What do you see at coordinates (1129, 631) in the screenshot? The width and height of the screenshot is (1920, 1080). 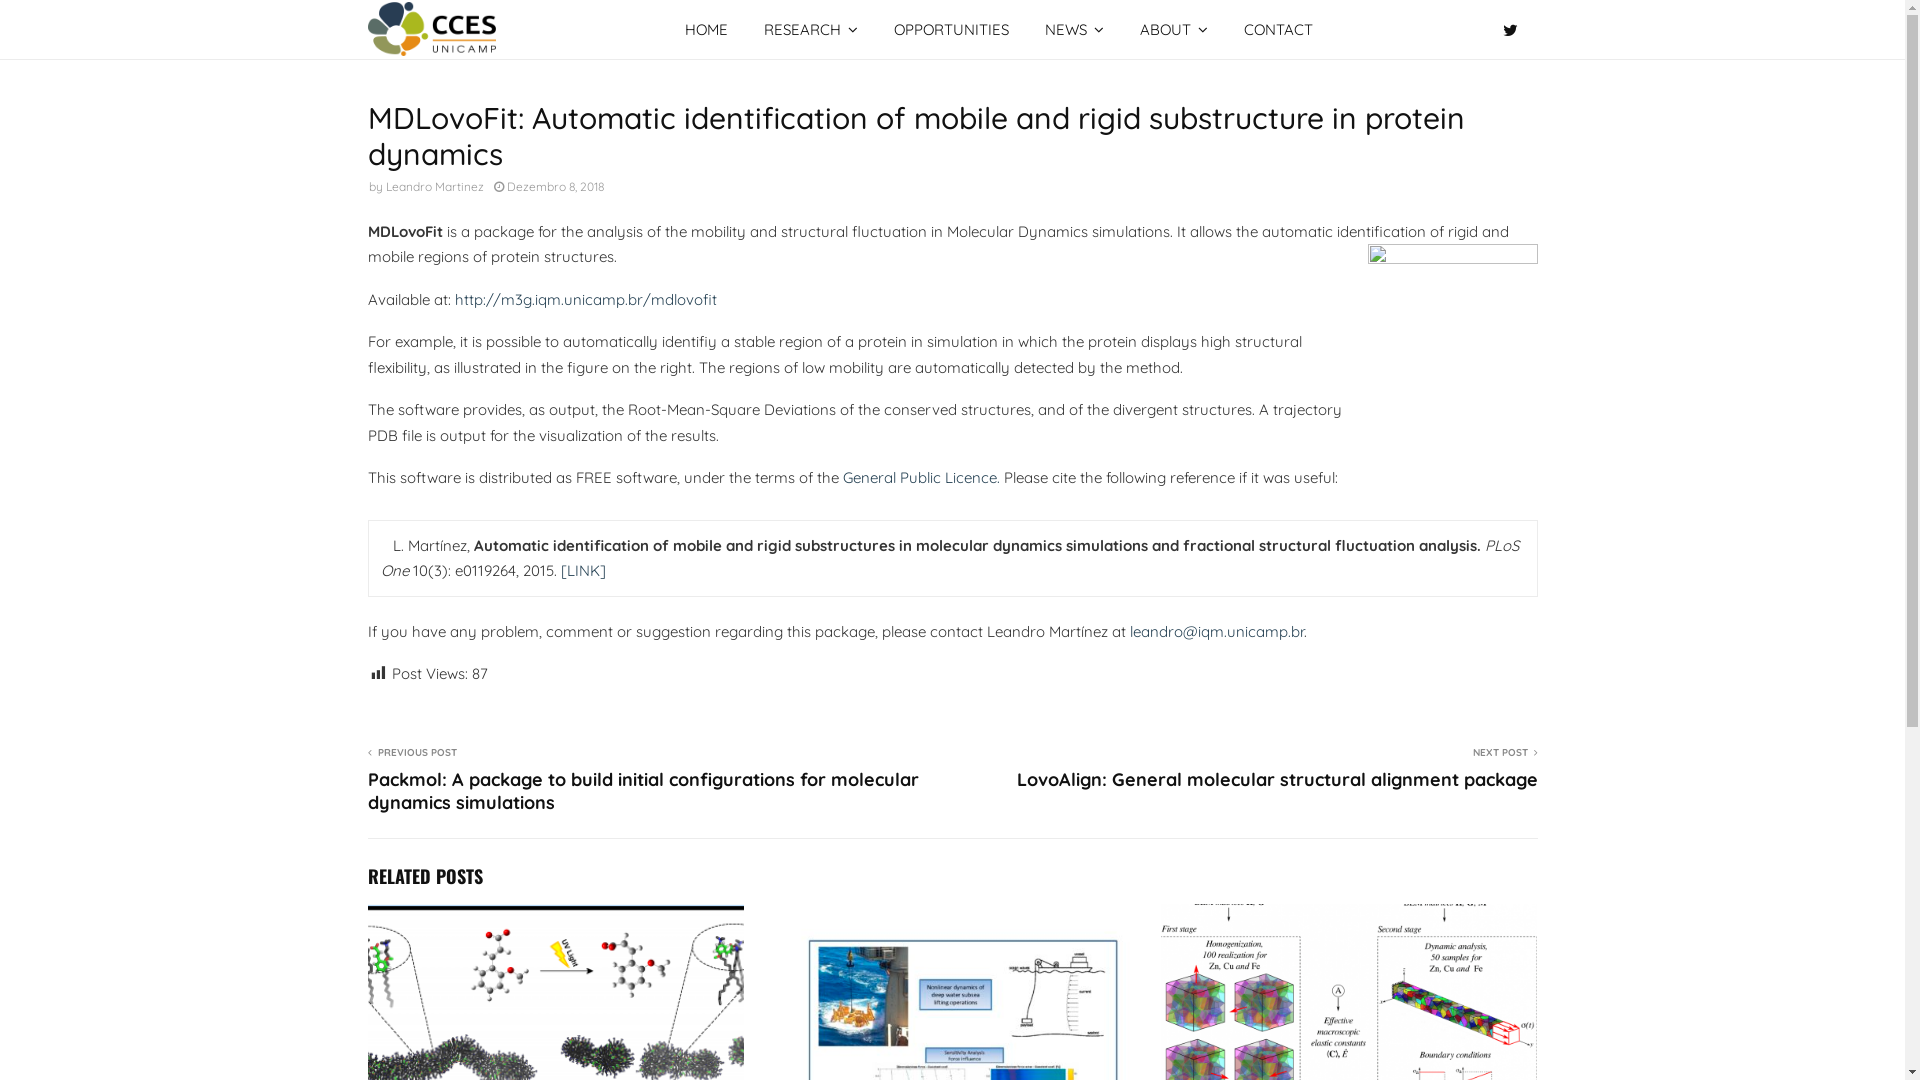 I see `'leandro@iqm.unicamp.br'` at bounding box center [1129, 631].